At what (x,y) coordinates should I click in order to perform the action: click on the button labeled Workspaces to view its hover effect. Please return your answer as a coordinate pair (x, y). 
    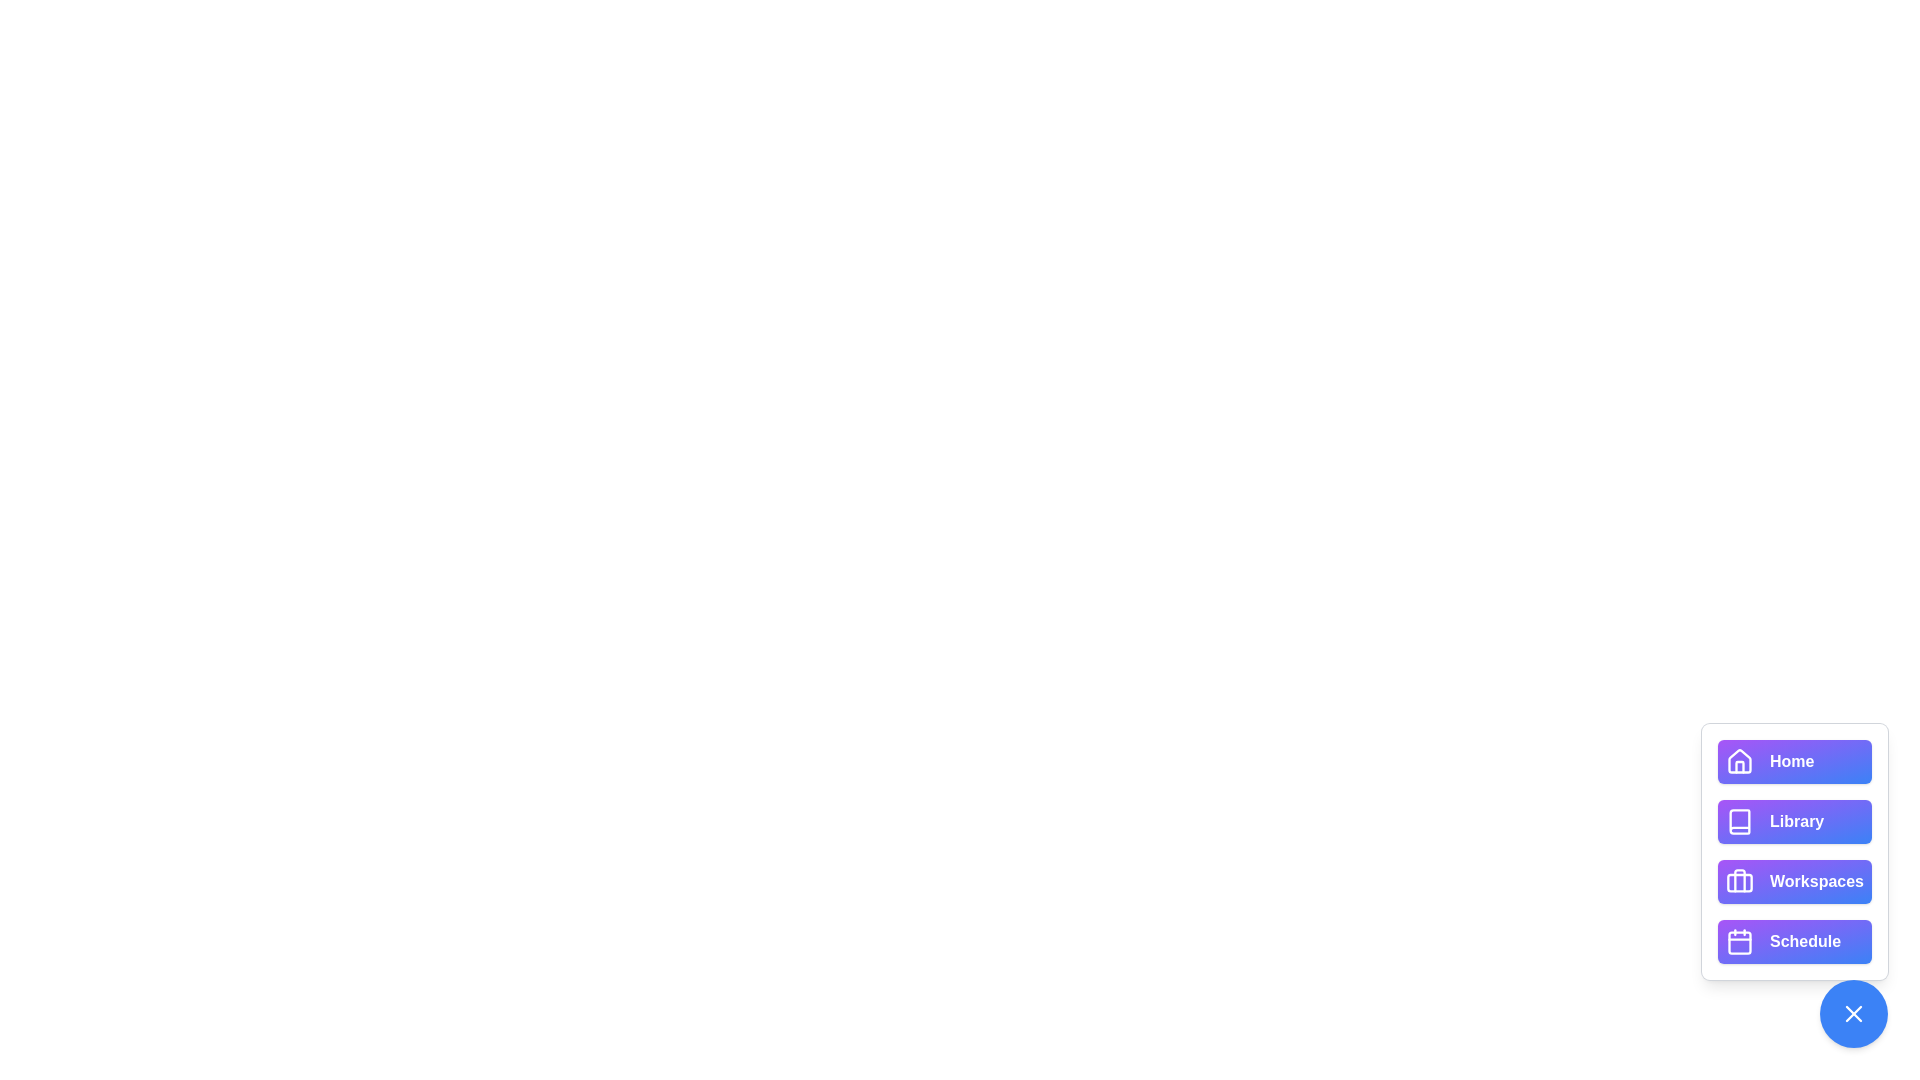
    Looking at the image, I should click on (1795, 881).